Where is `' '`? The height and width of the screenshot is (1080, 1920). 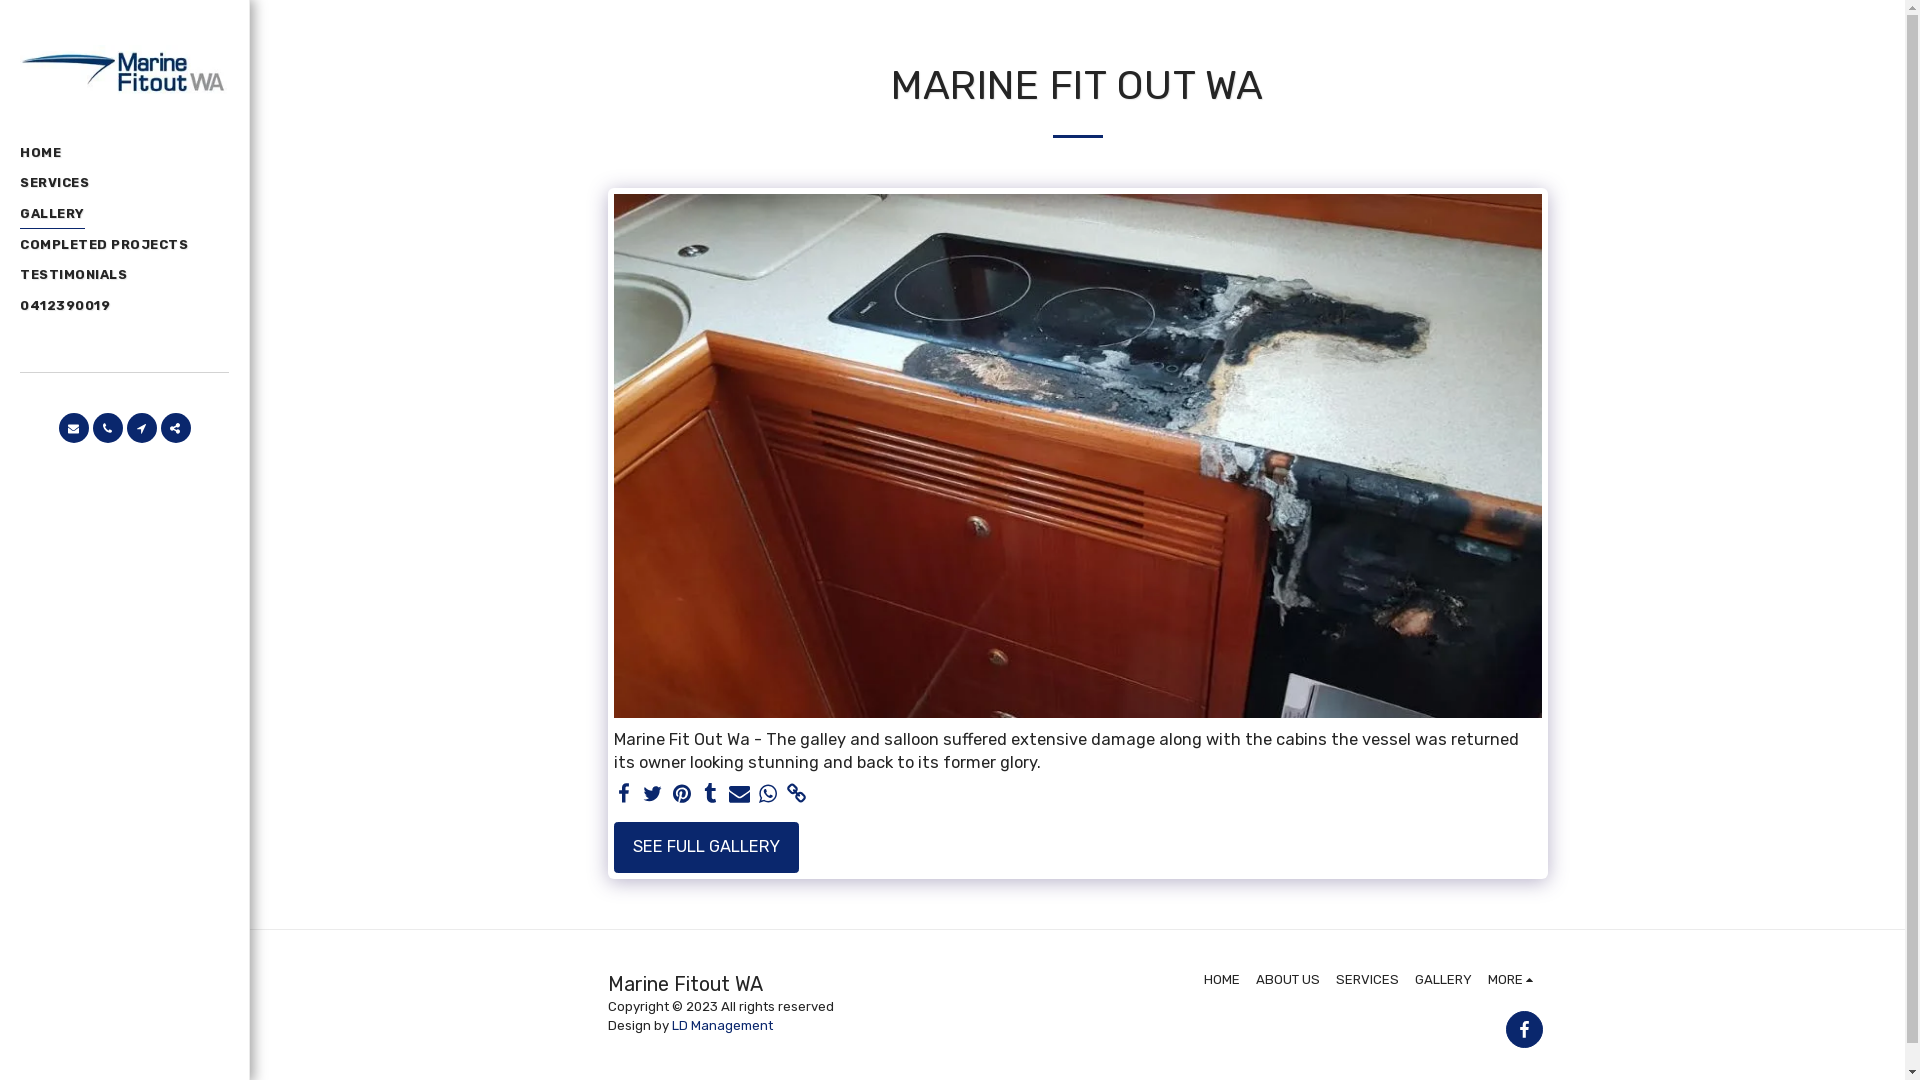 ' ' is located at coordinates (671, 793).